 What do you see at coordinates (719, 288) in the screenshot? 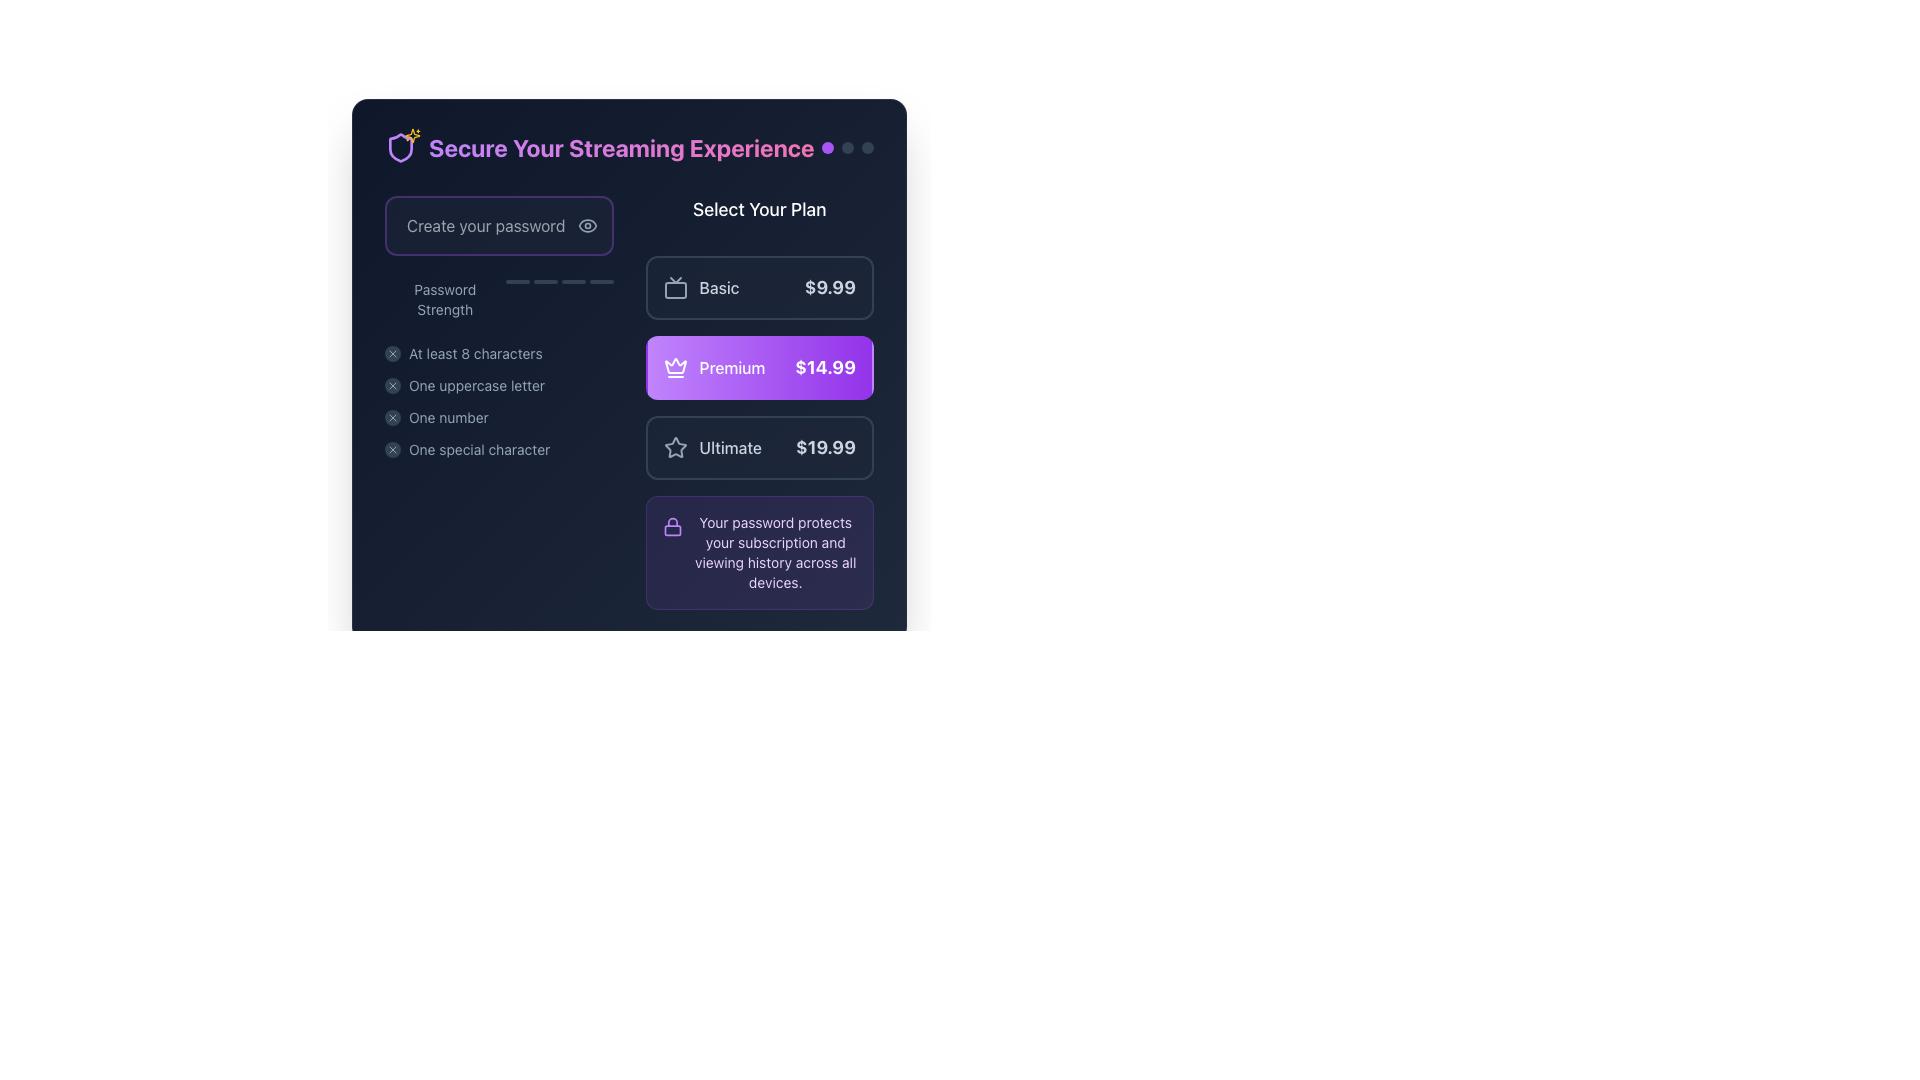
I see `the text label displaying 'Basic' in capitalized light slate gray color, which is part of the subscription plan options interface` at bounding box center [719, 288].